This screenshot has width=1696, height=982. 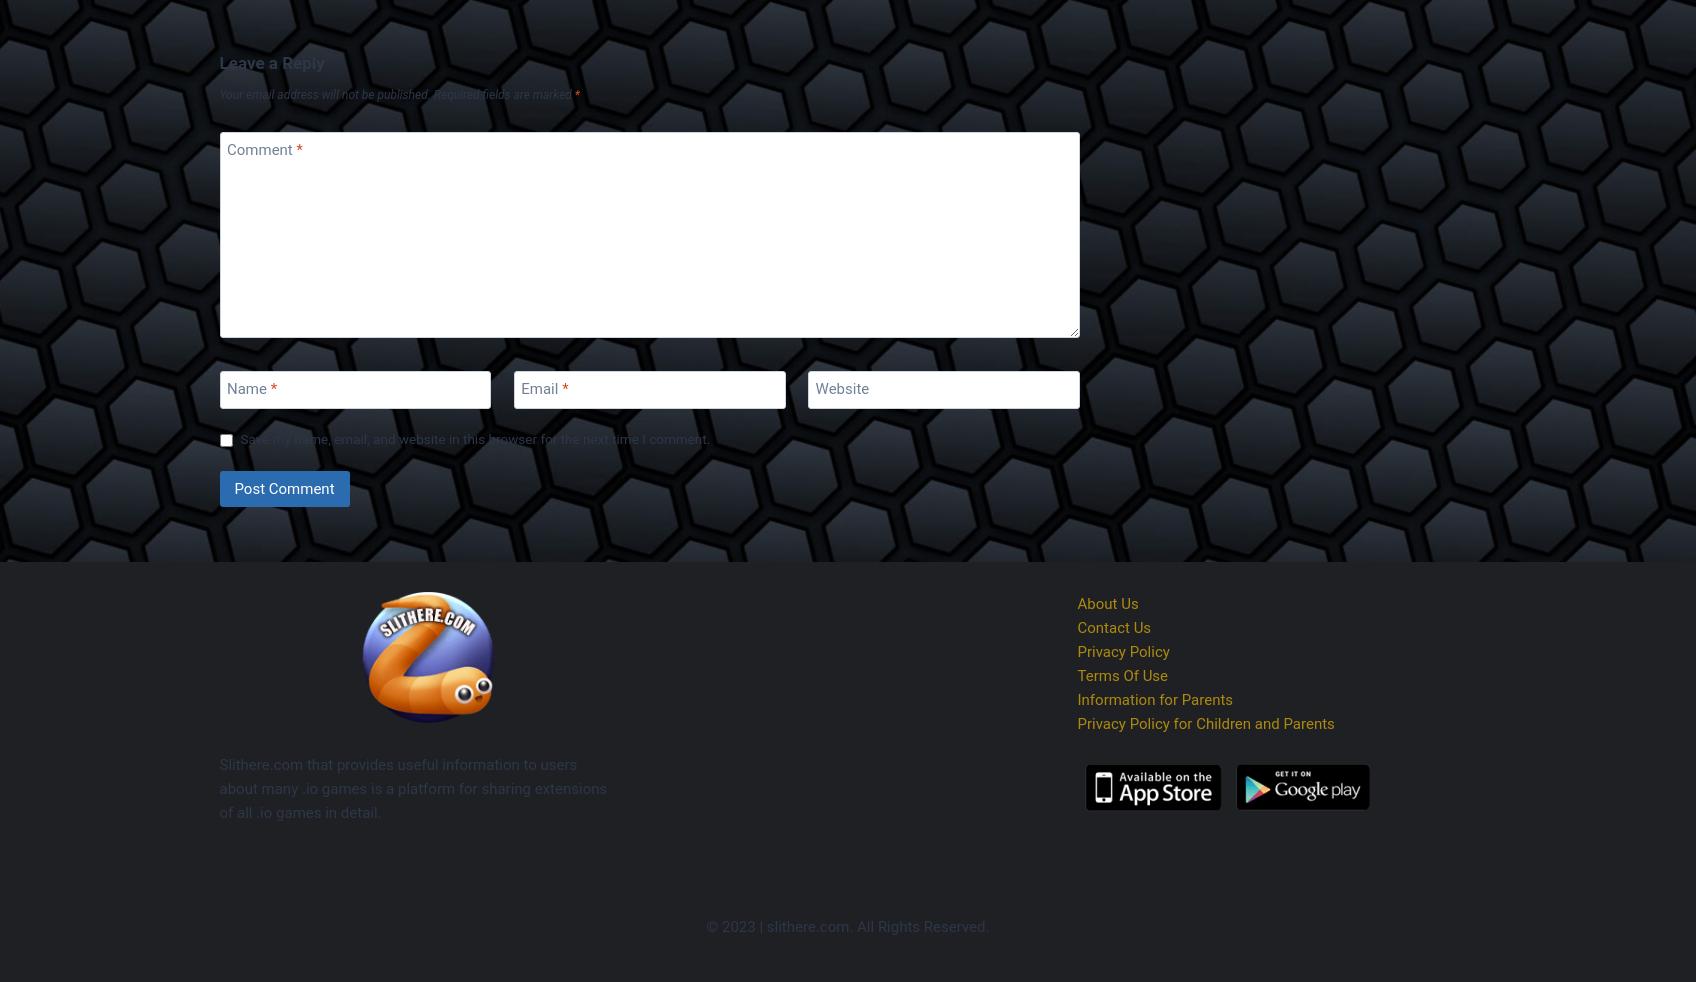 I want to click on 'Leave a Reply', so click(x=270, y=62).